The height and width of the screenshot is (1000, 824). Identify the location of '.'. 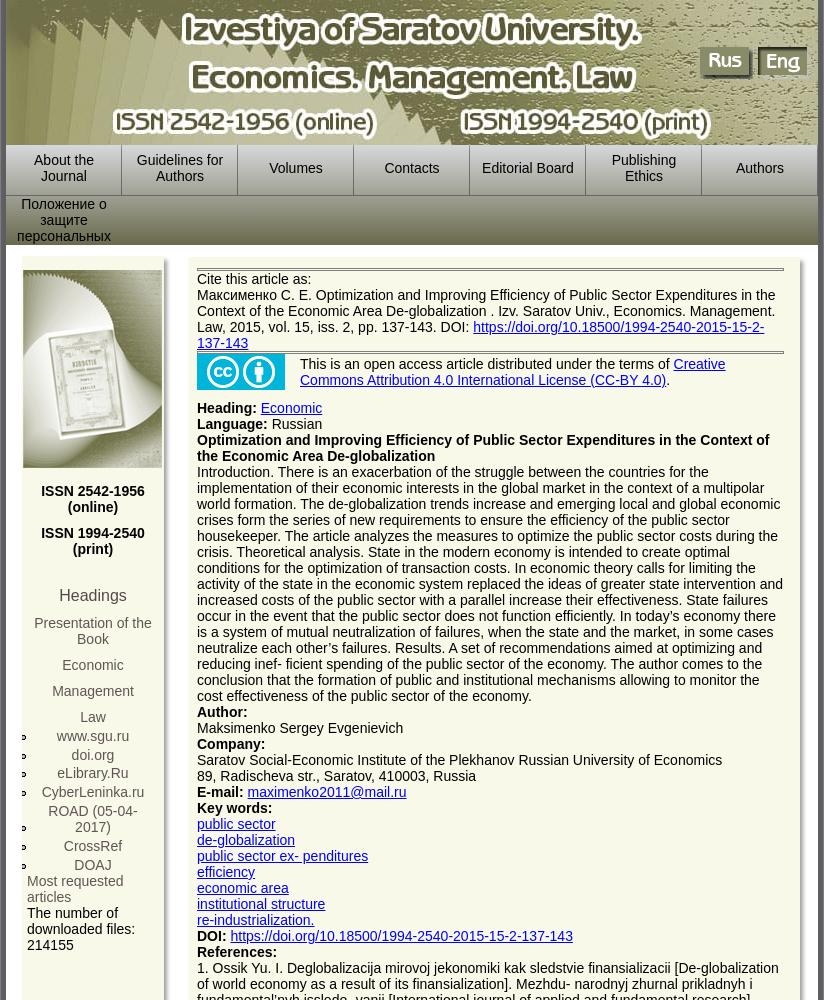
(668, 380).